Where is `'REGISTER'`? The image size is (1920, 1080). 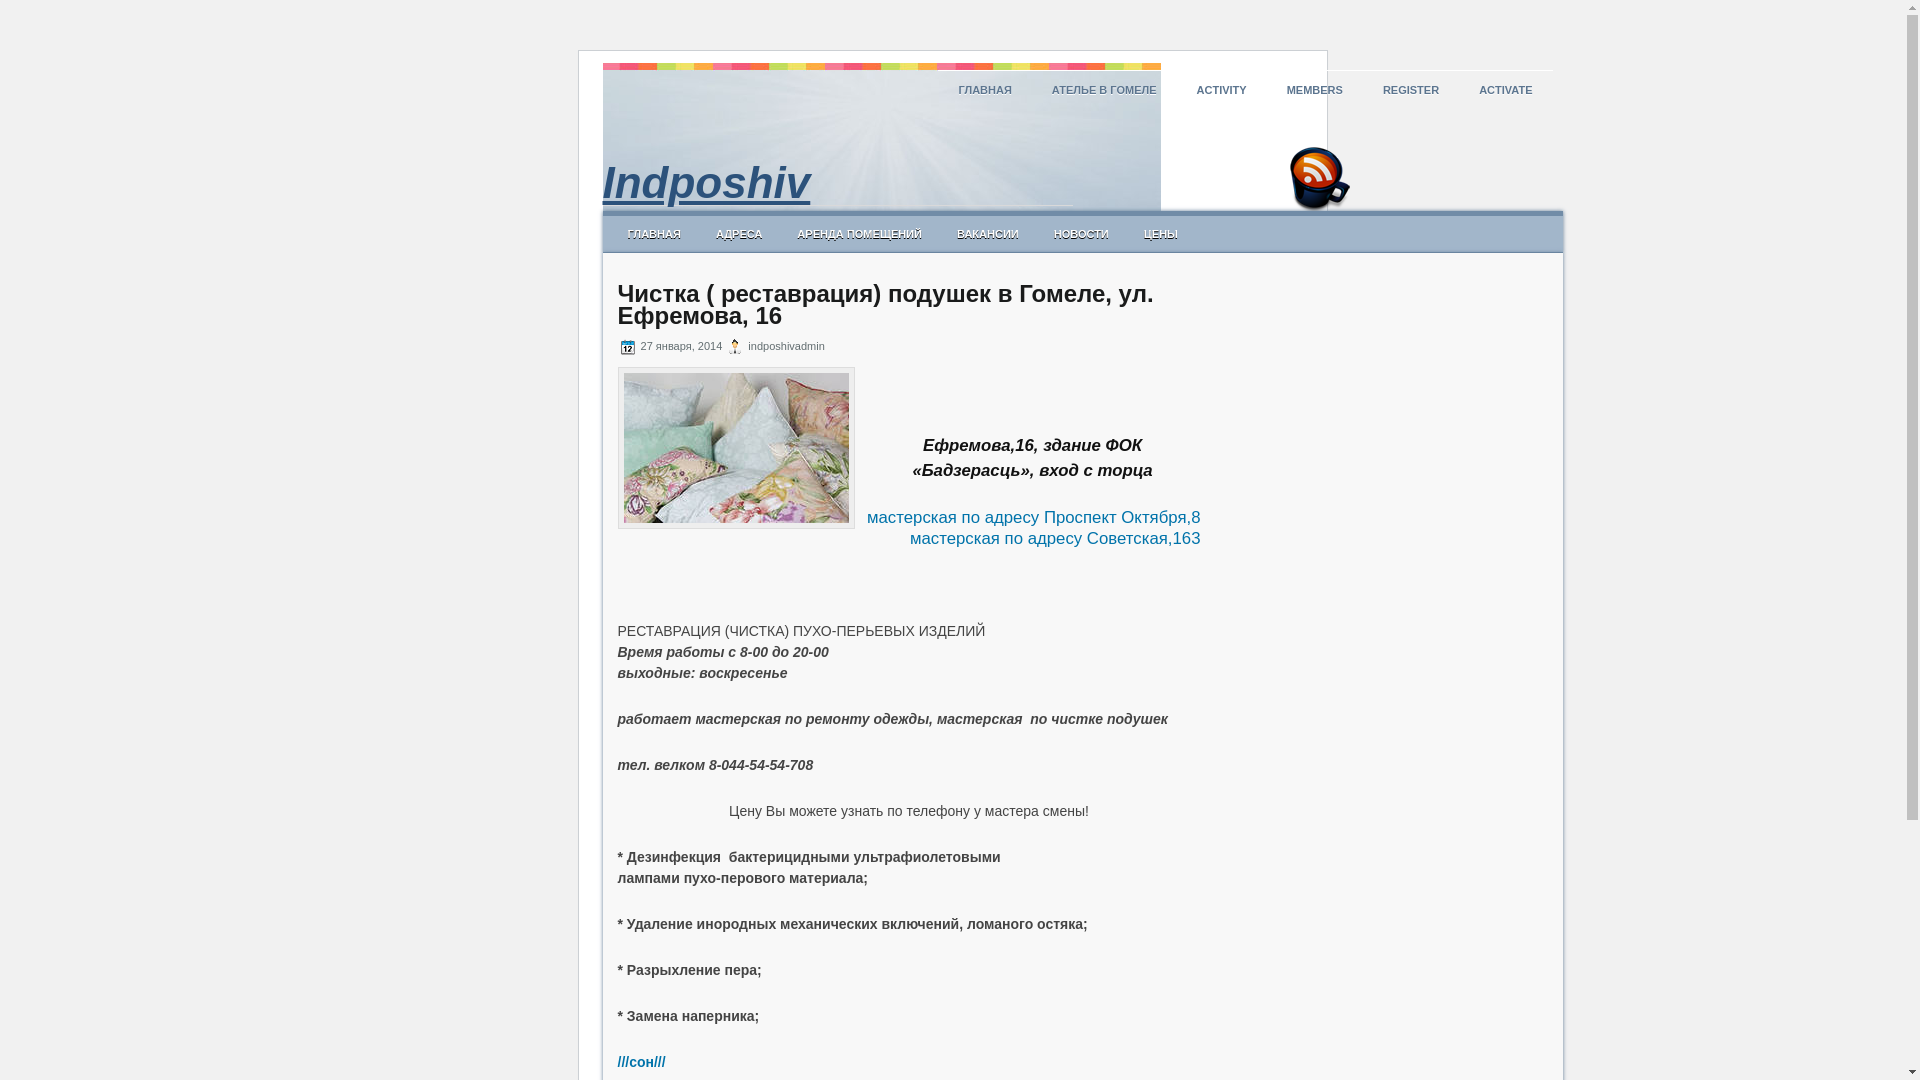
'REGISTER' is located at coordinates (1410, 90).